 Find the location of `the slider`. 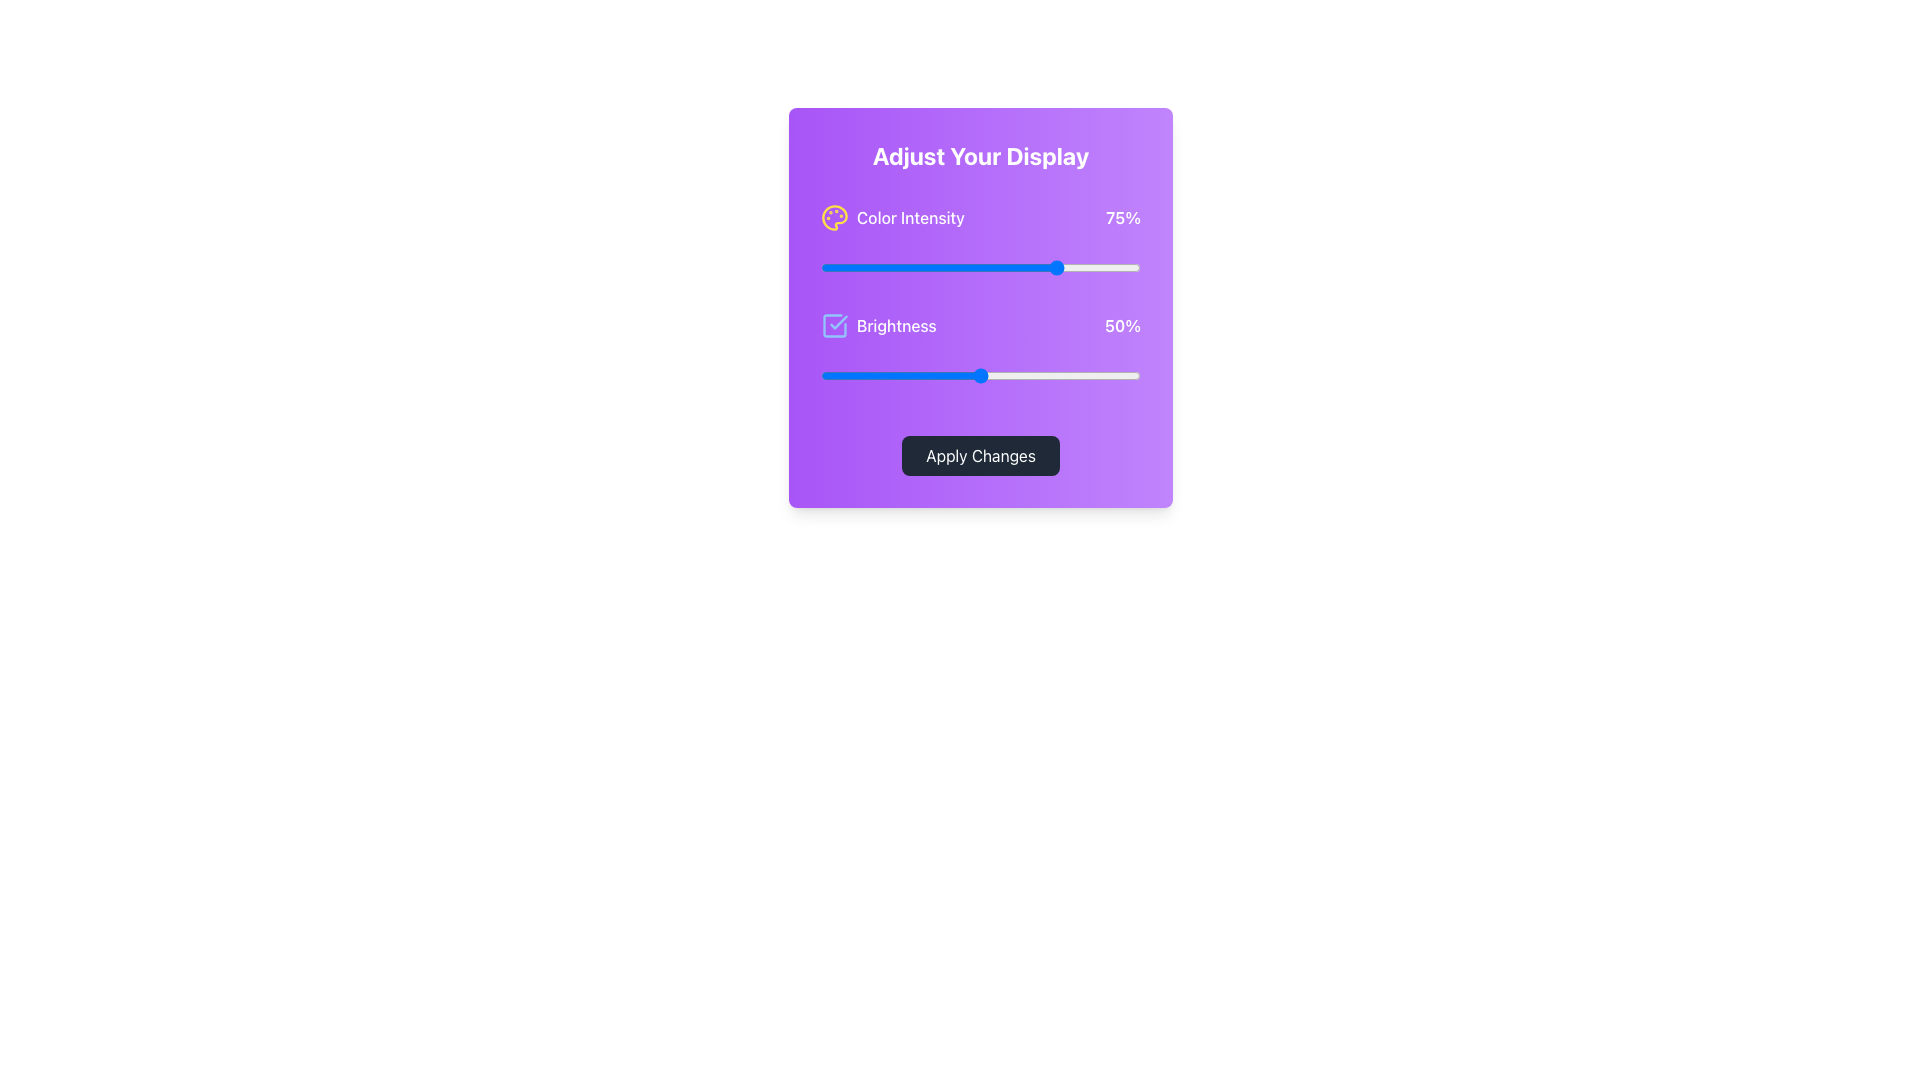

the slider is located at coordinates (896, 266).